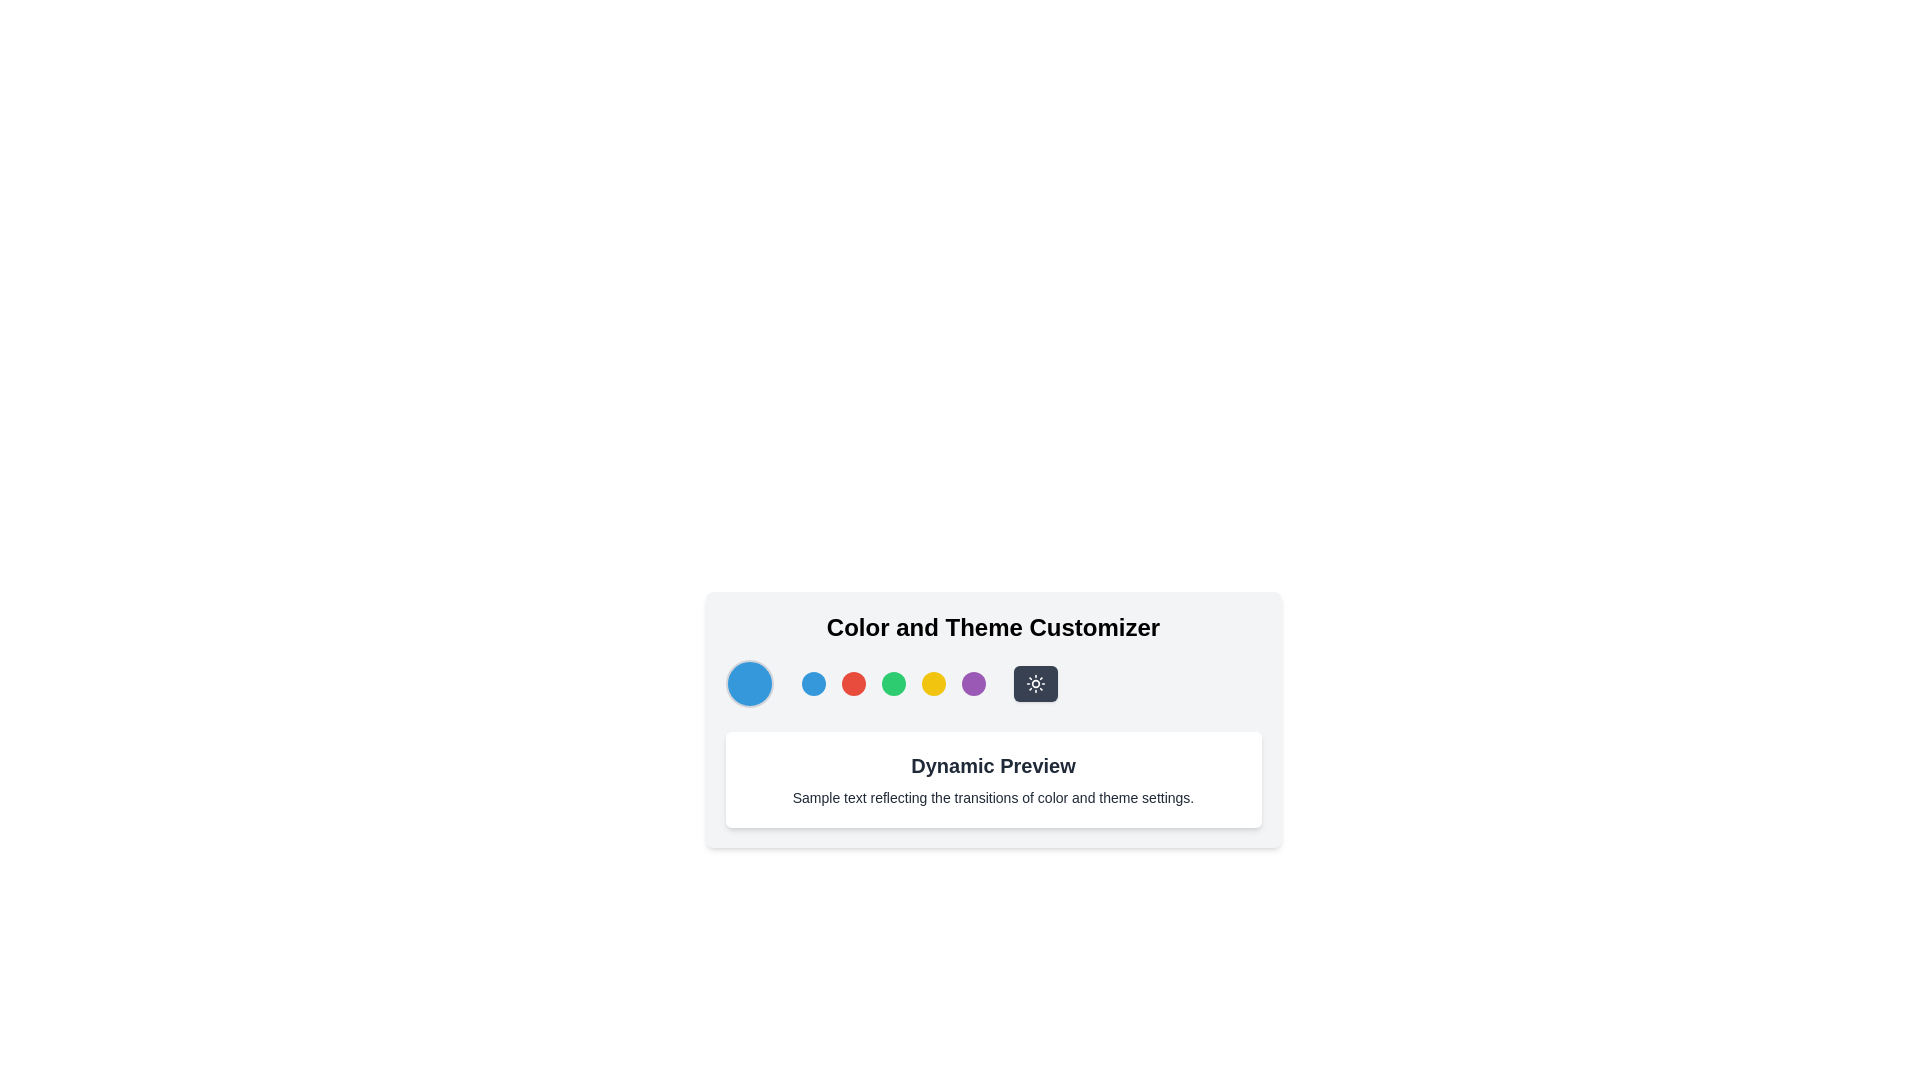 This screenshot has height=1080, width=1920. I want to click on the green circular button, which is the third button from the left in the 'Color and Theme Customizer' section, so click(892, 682).